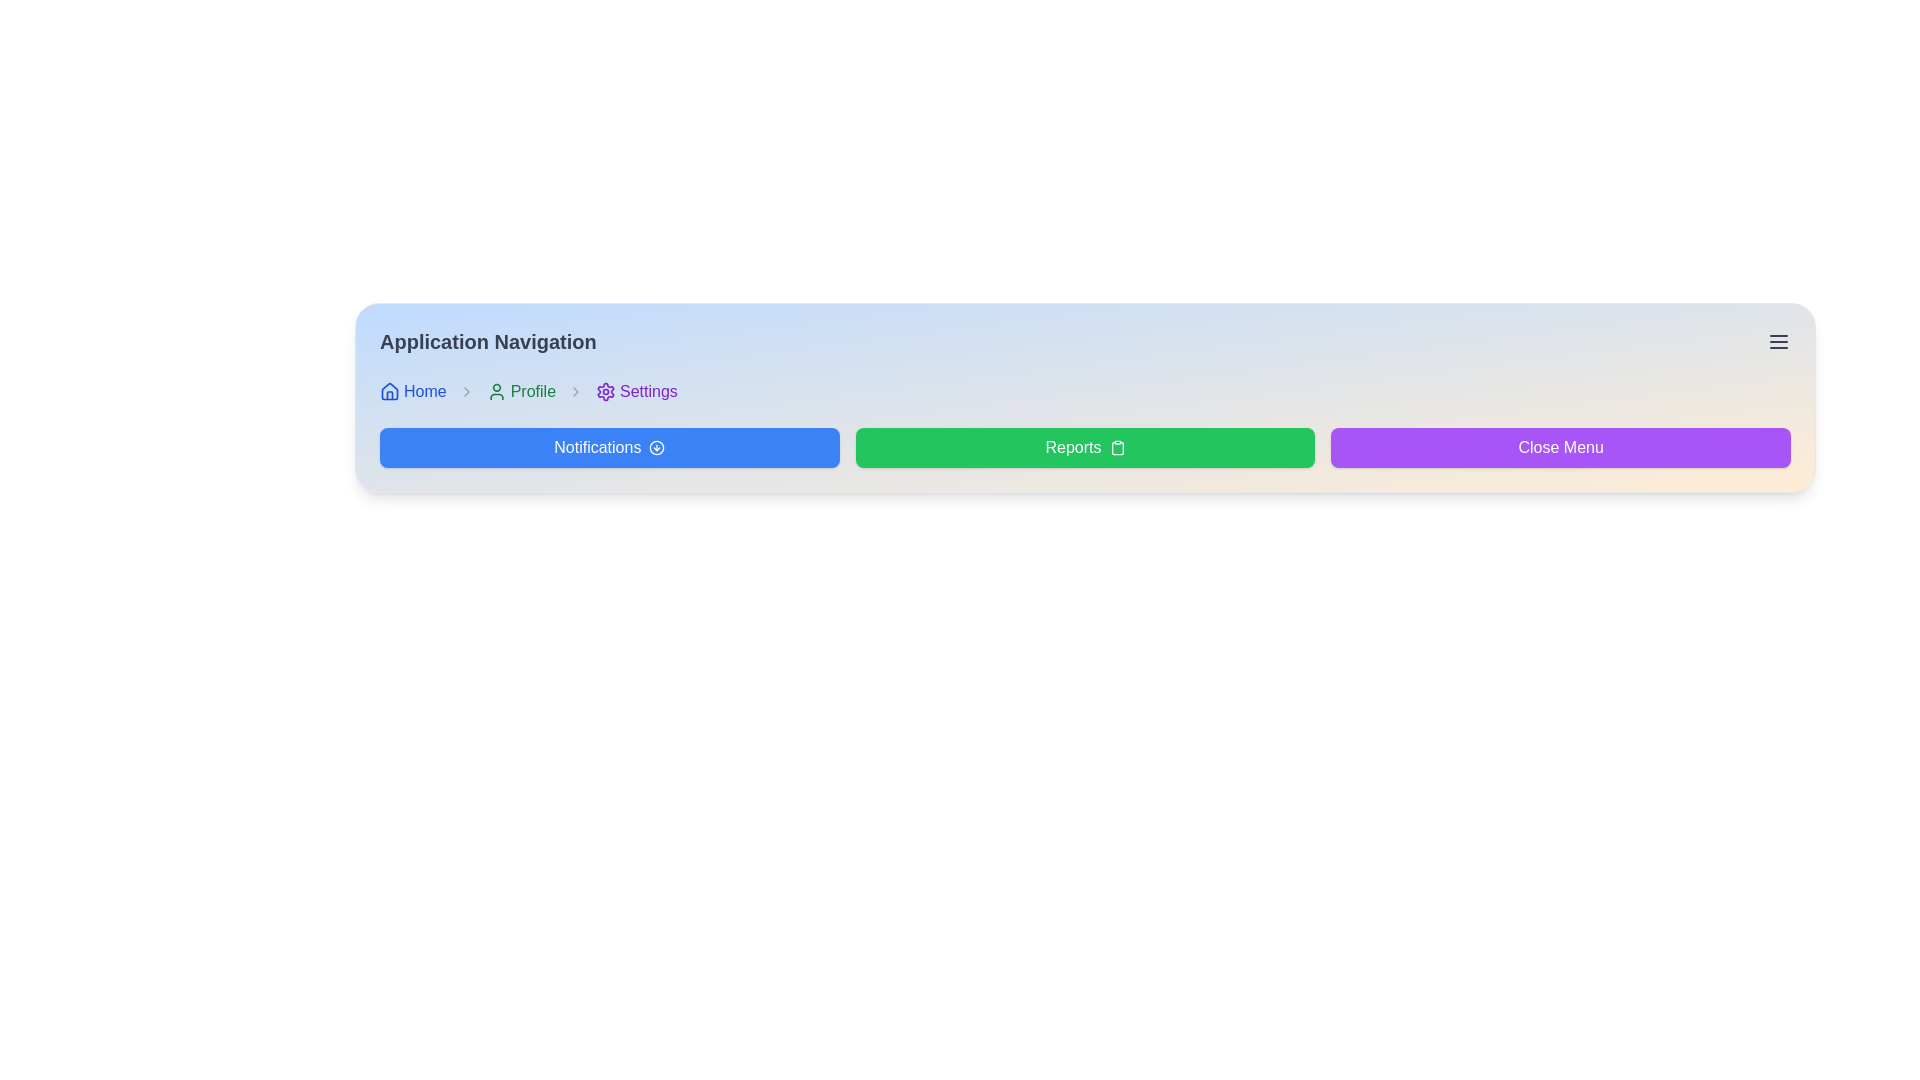  Describe the element at coordinates (389, 390) in the screenshot. I see `the 'Home' vector icon in the navigation menu located at the top left corner of the interface` at that location.